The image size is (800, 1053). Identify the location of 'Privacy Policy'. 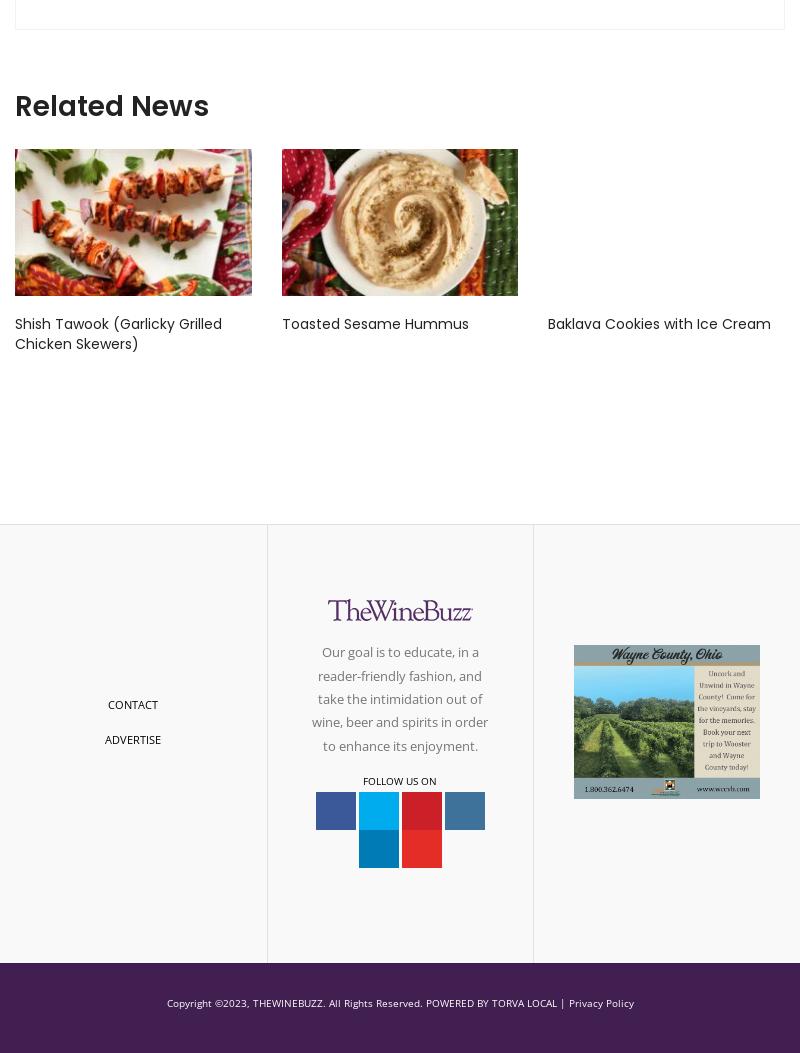
(600, 1002).